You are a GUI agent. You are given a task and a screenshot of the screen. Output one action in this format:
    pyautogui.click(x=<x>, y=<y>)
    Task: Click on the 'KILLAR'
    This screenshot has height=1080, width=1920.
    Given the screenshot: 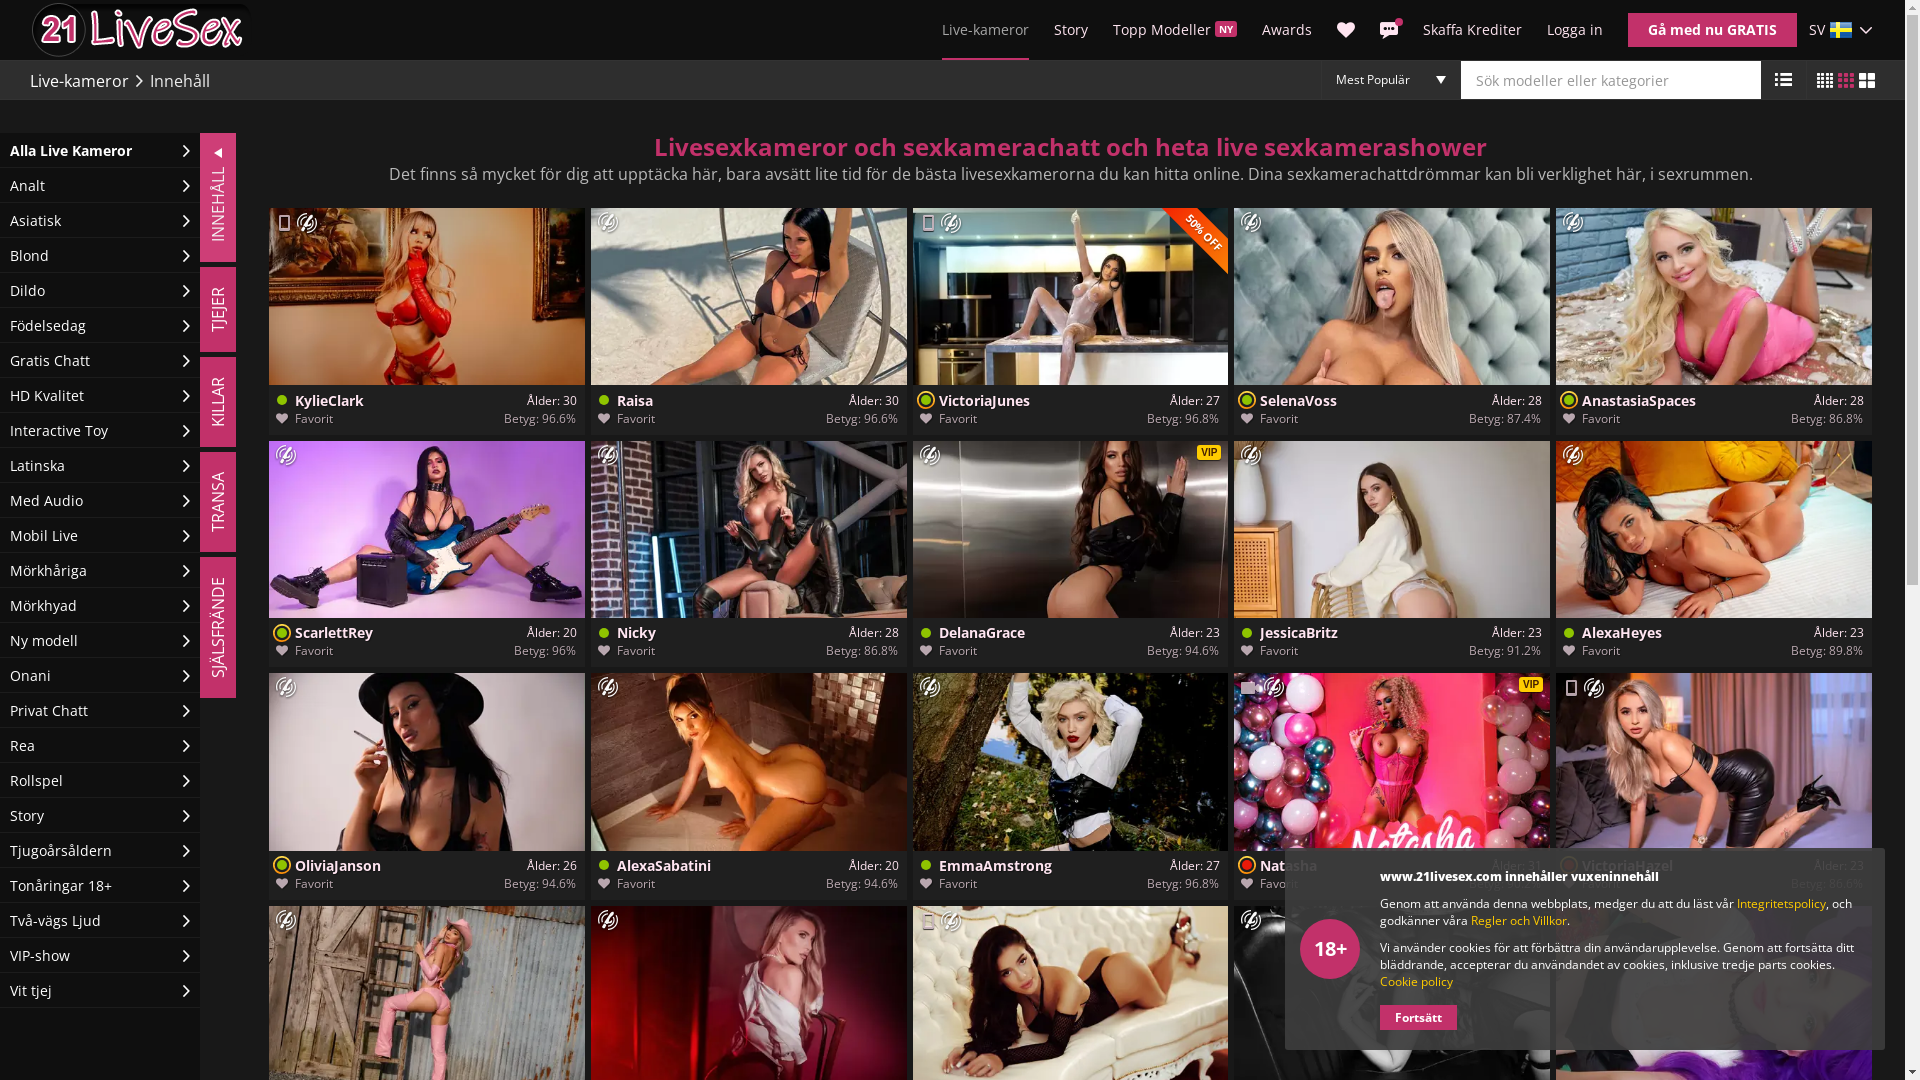 What is the action you would take?
    pyautogui.click(x=243, y=374)
    